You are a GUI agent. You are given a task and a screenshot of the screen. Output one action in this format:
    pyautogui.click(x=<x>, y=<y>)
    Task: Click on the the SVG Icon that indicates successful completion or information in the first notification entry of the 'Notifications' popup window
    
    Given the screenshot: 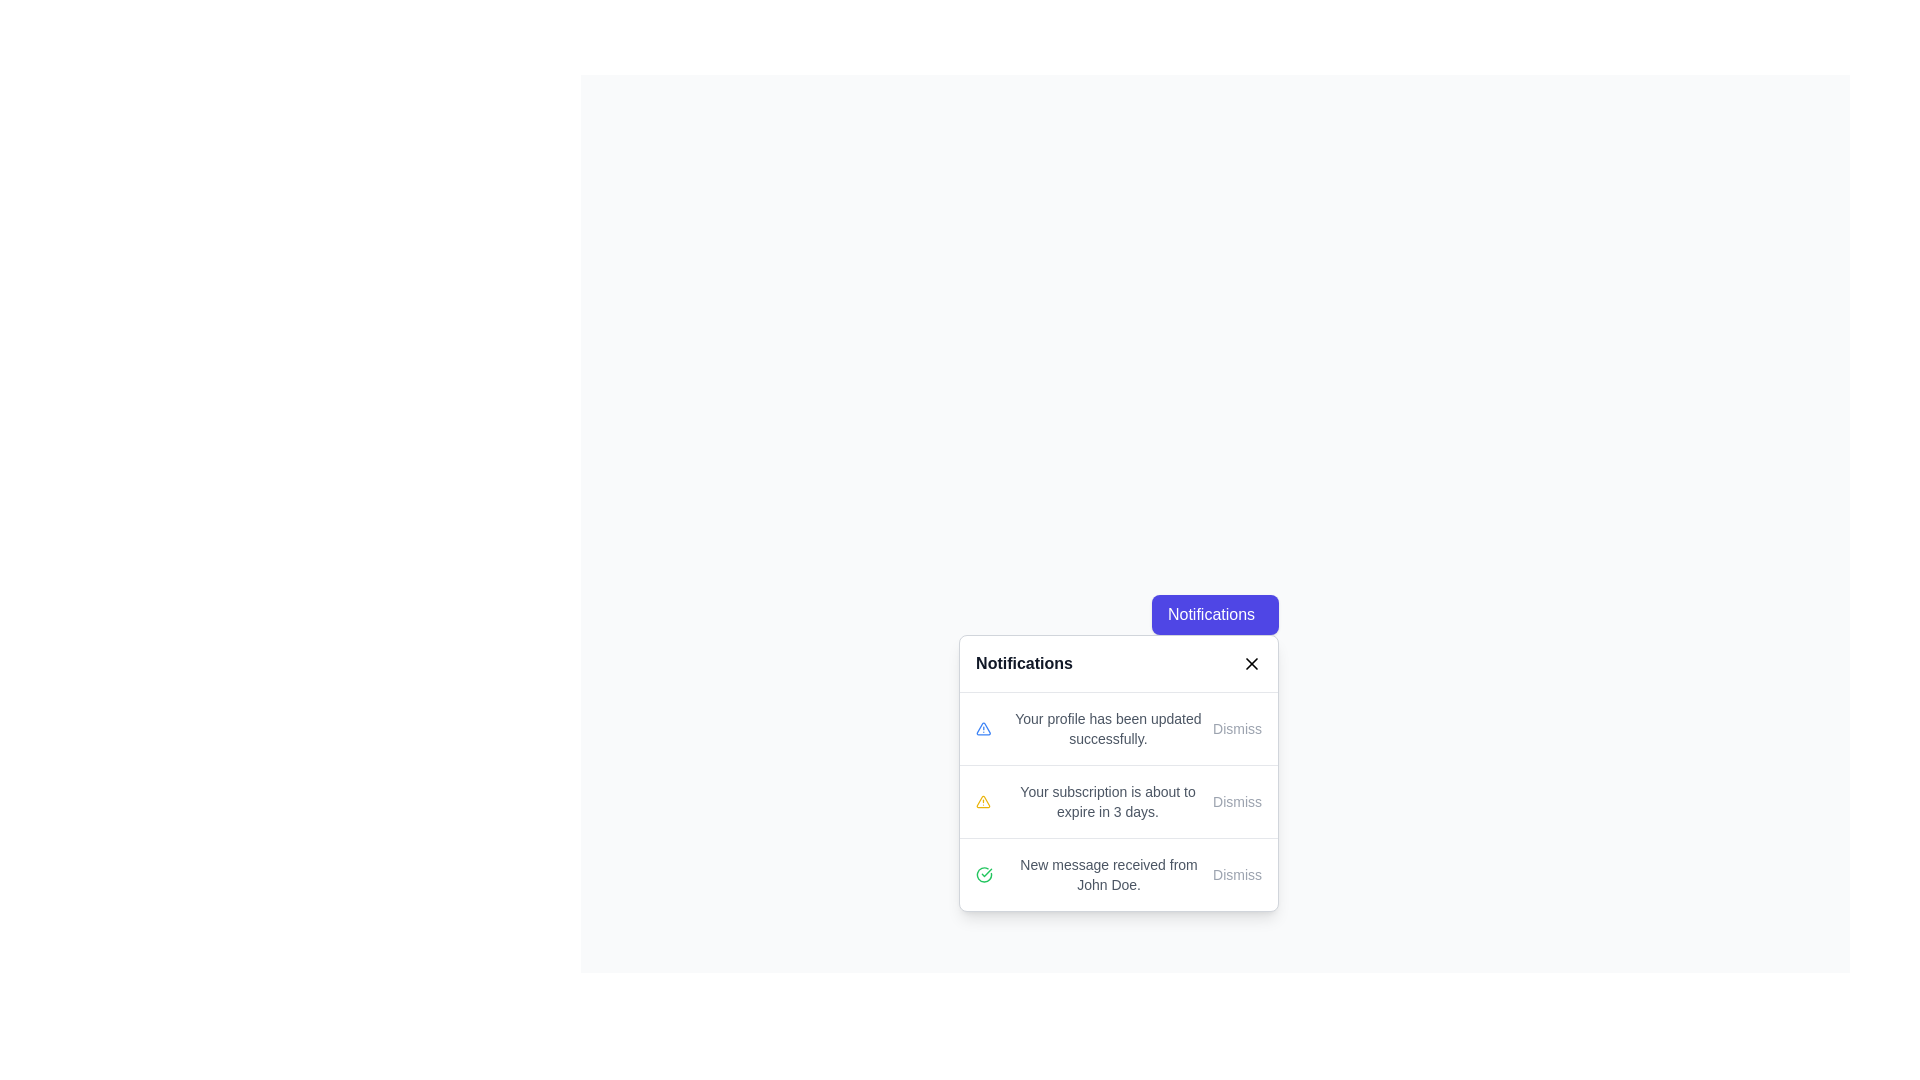 What is the action you would take?
    pyautogui.click(x=983, y=729)
    